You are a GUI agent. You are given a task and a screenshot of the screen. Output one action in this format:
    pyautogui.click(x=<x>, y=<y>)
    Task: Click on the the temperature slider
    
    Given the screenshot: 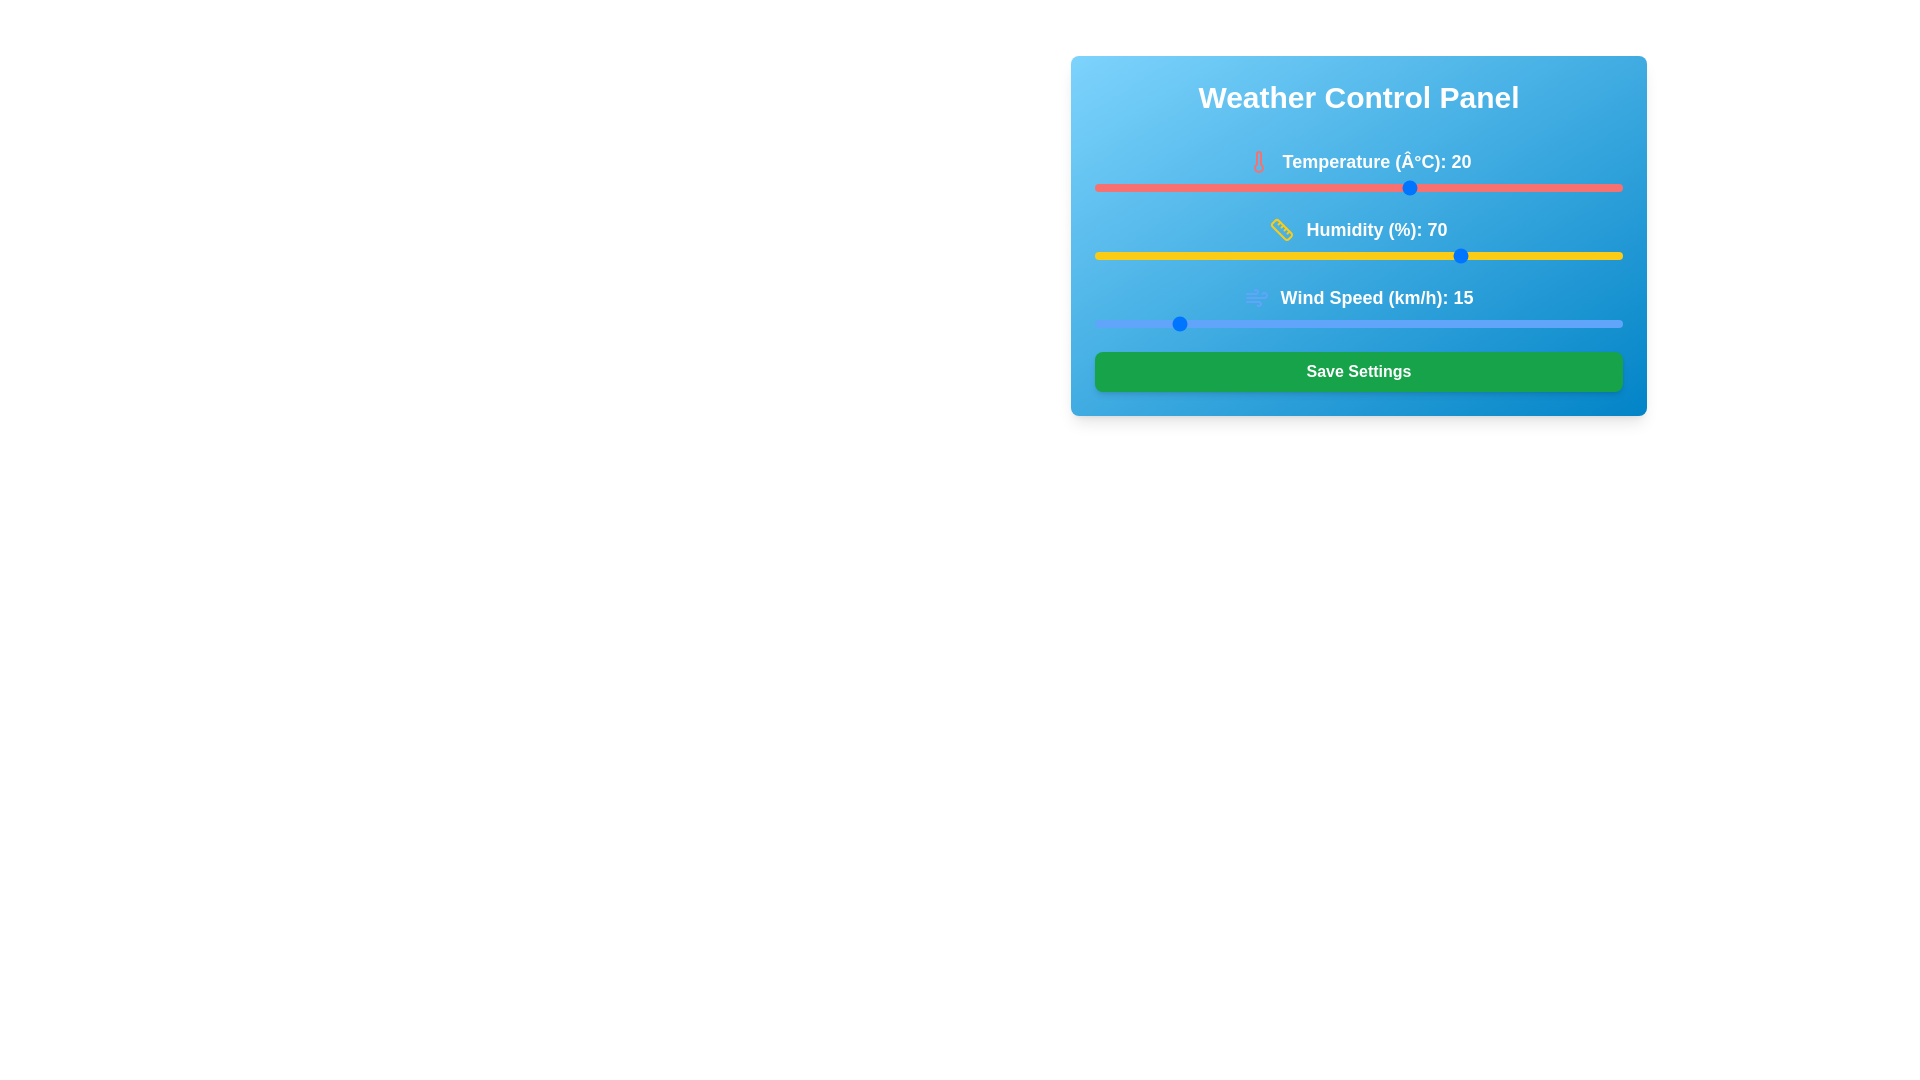 What is the action you would take?
    pyautogui.click(x=1147, y=188)
    